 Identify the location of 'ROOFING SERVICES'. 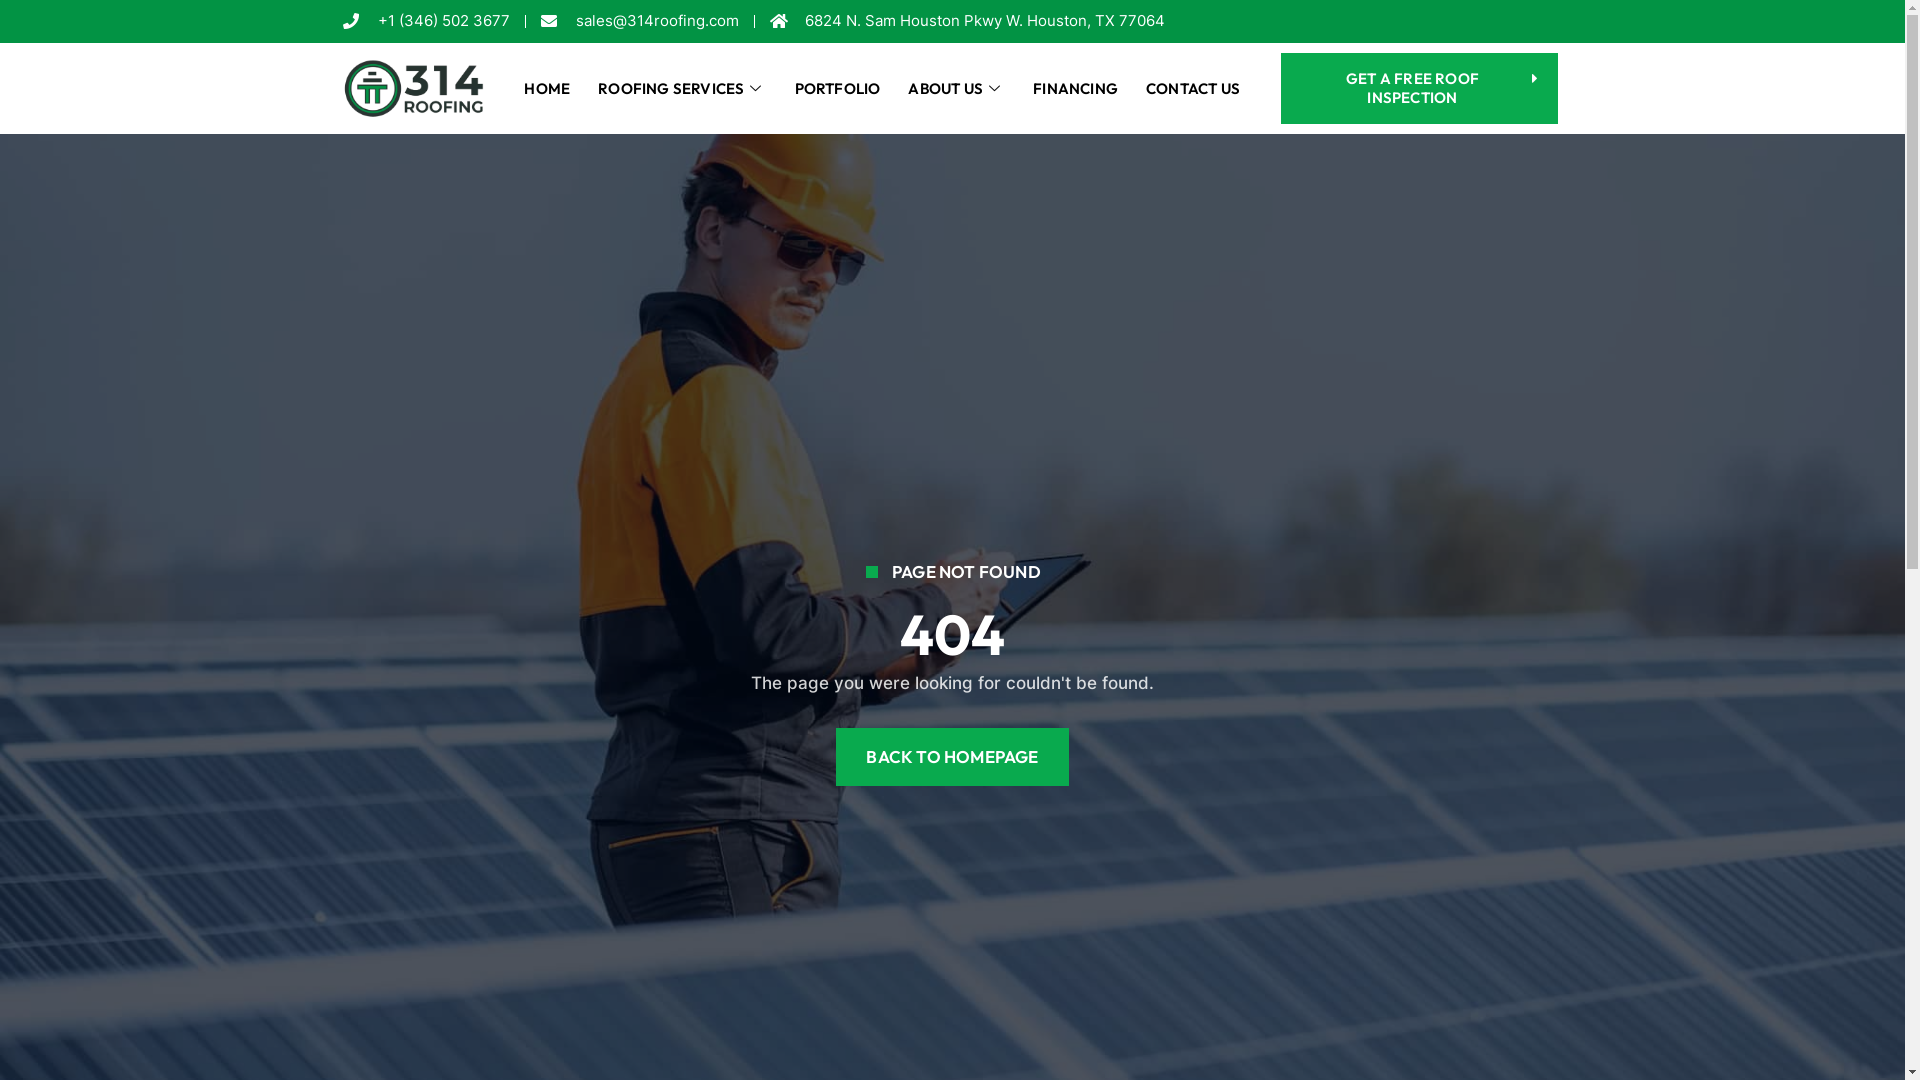
(681, 87).